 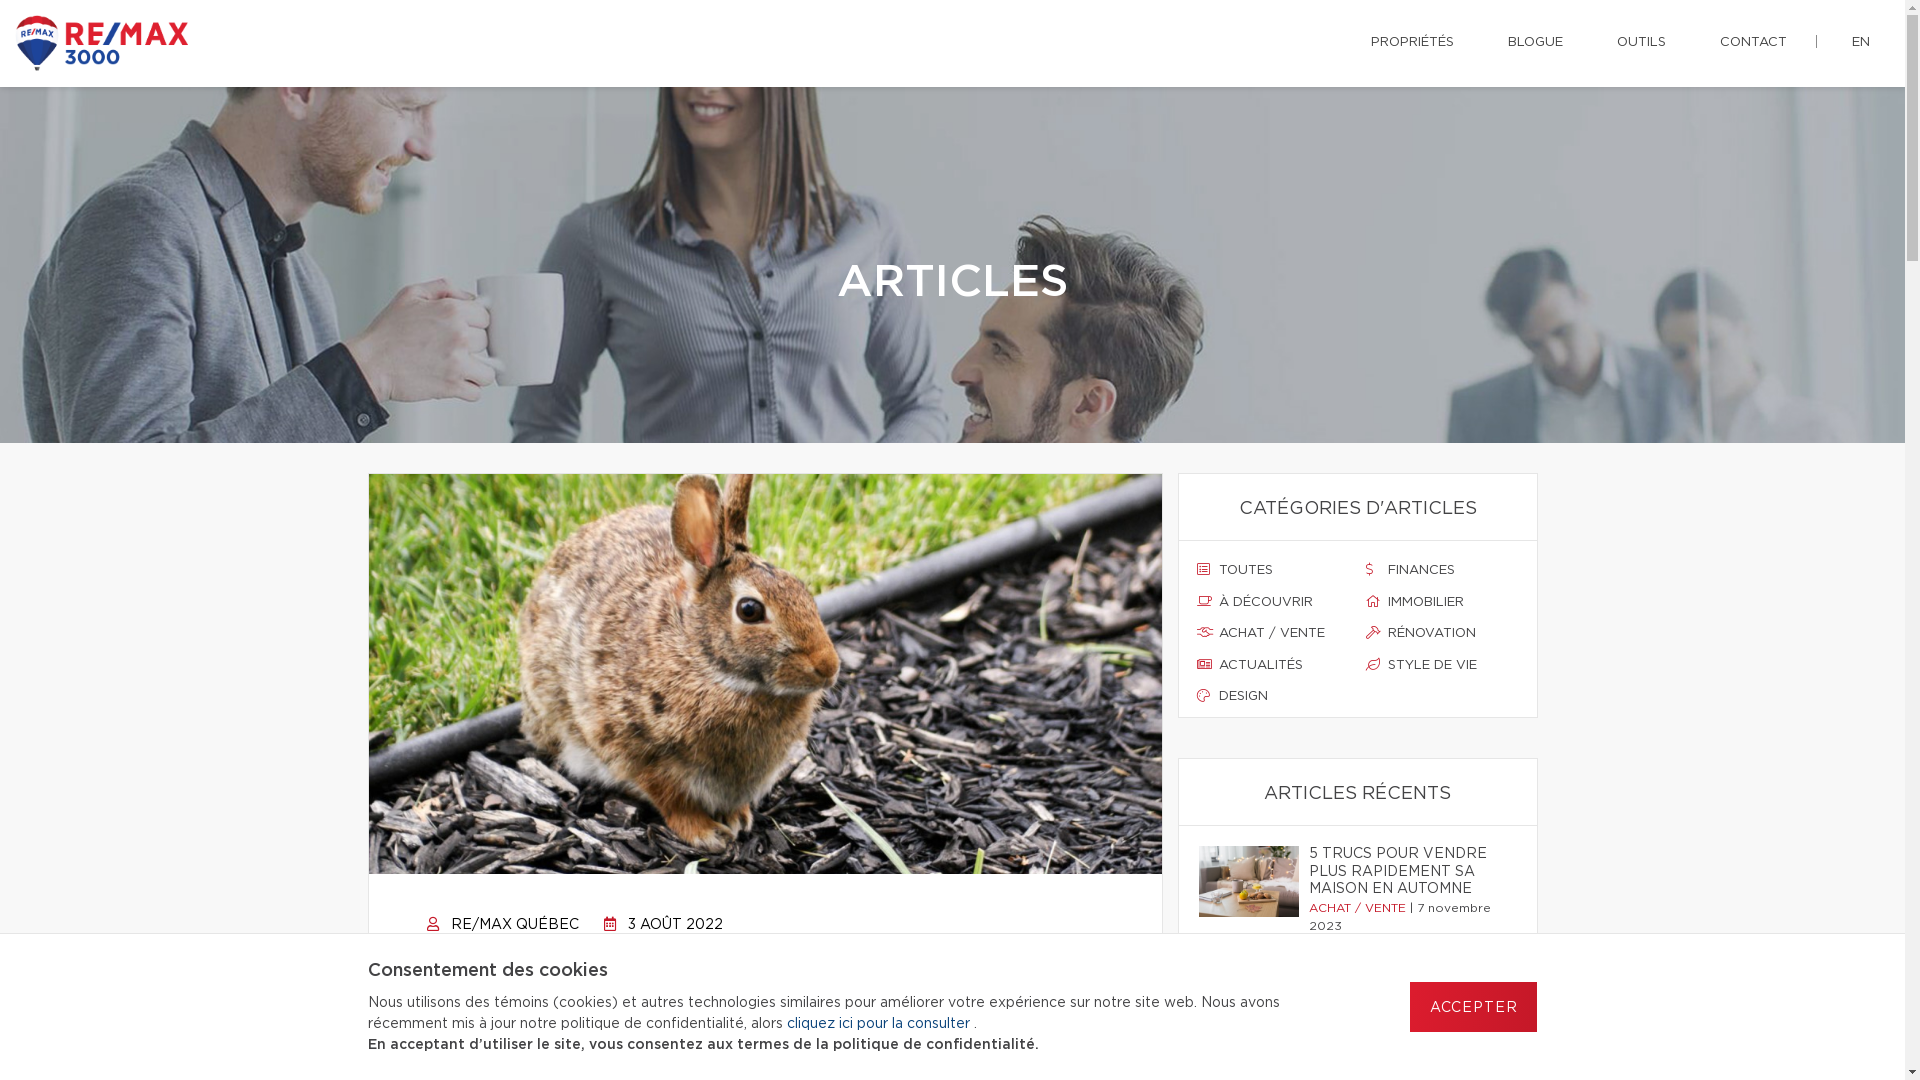 I want to click on '5 TRUCS POUR VENDRE PLUS RAPIDEMENT SA MAISON EN AUTOMNE', so click(x=1308, y=871).